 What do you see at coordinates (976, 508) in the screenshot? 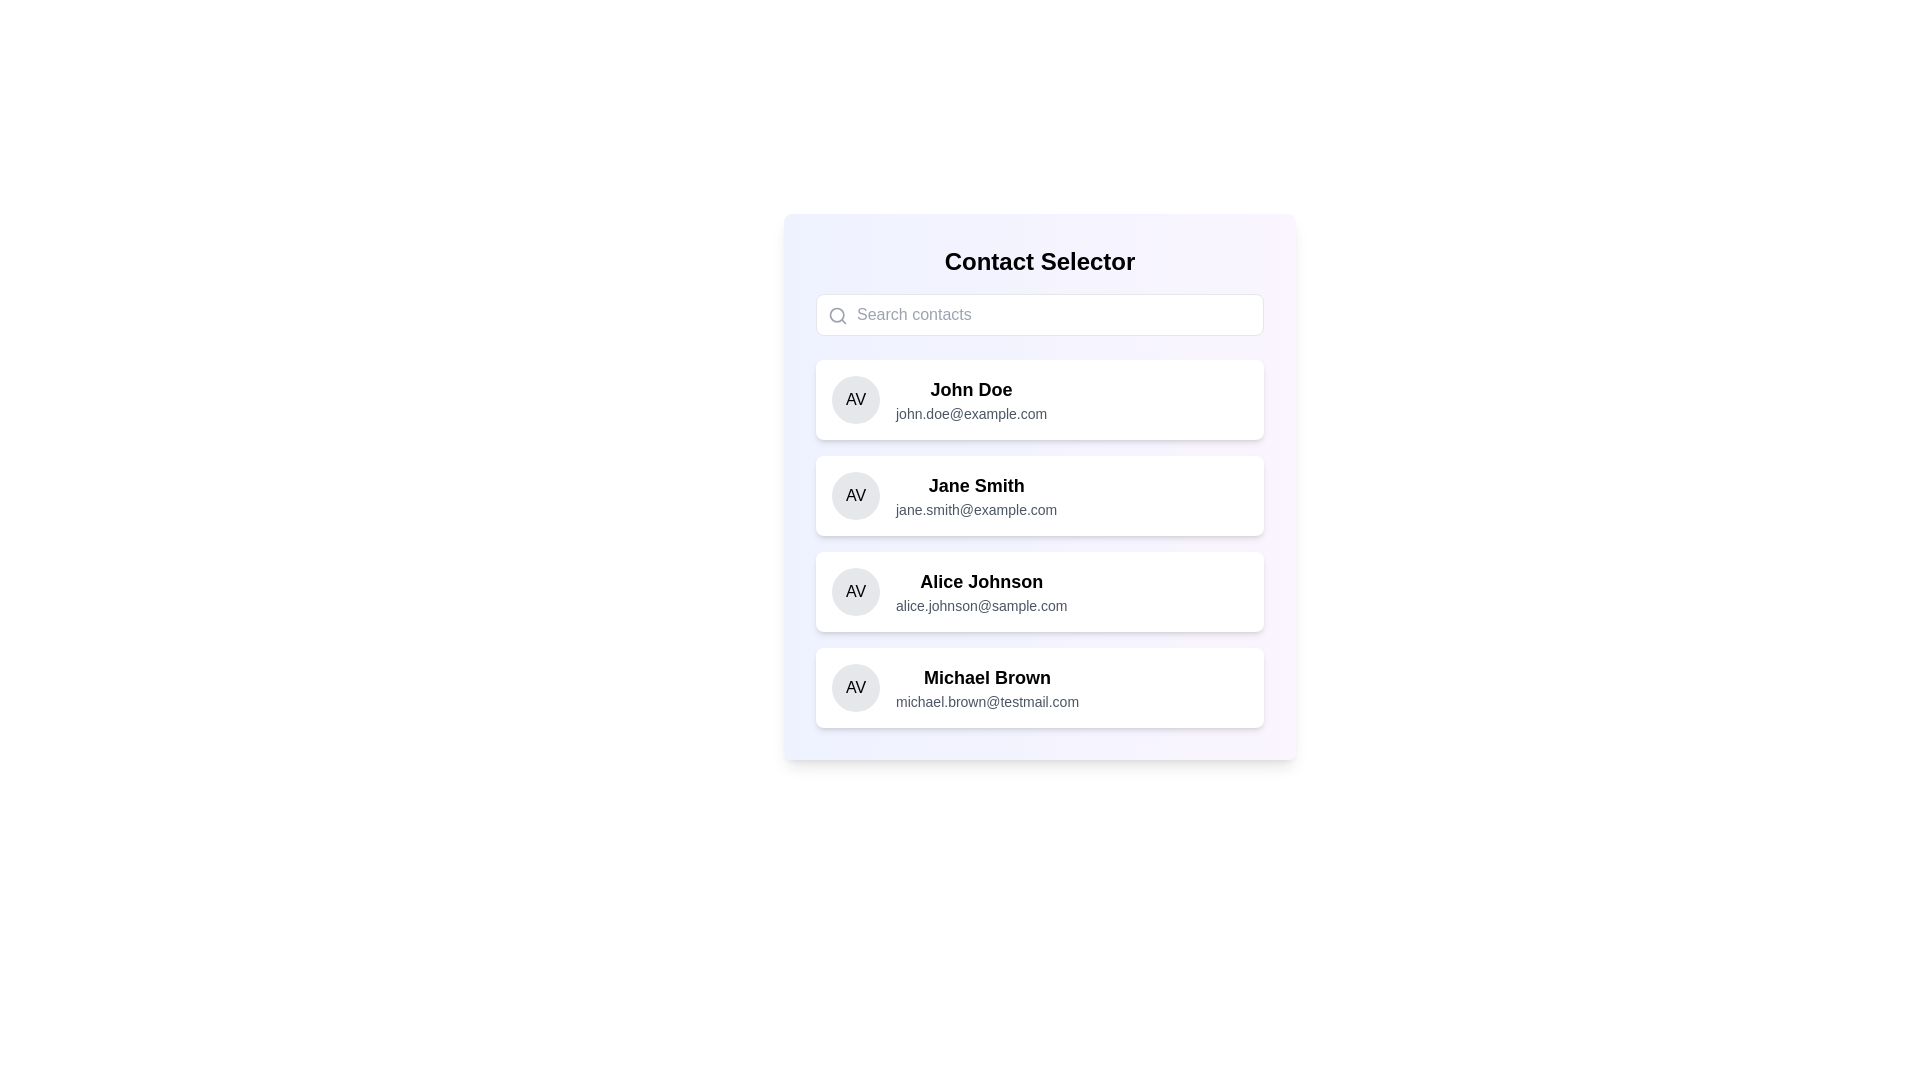
I see `the Text Label displaying the email address of the contact 'Jane Smith', which is located directly below the name in the second entry of the contact list` at bounding box center [976, 508].